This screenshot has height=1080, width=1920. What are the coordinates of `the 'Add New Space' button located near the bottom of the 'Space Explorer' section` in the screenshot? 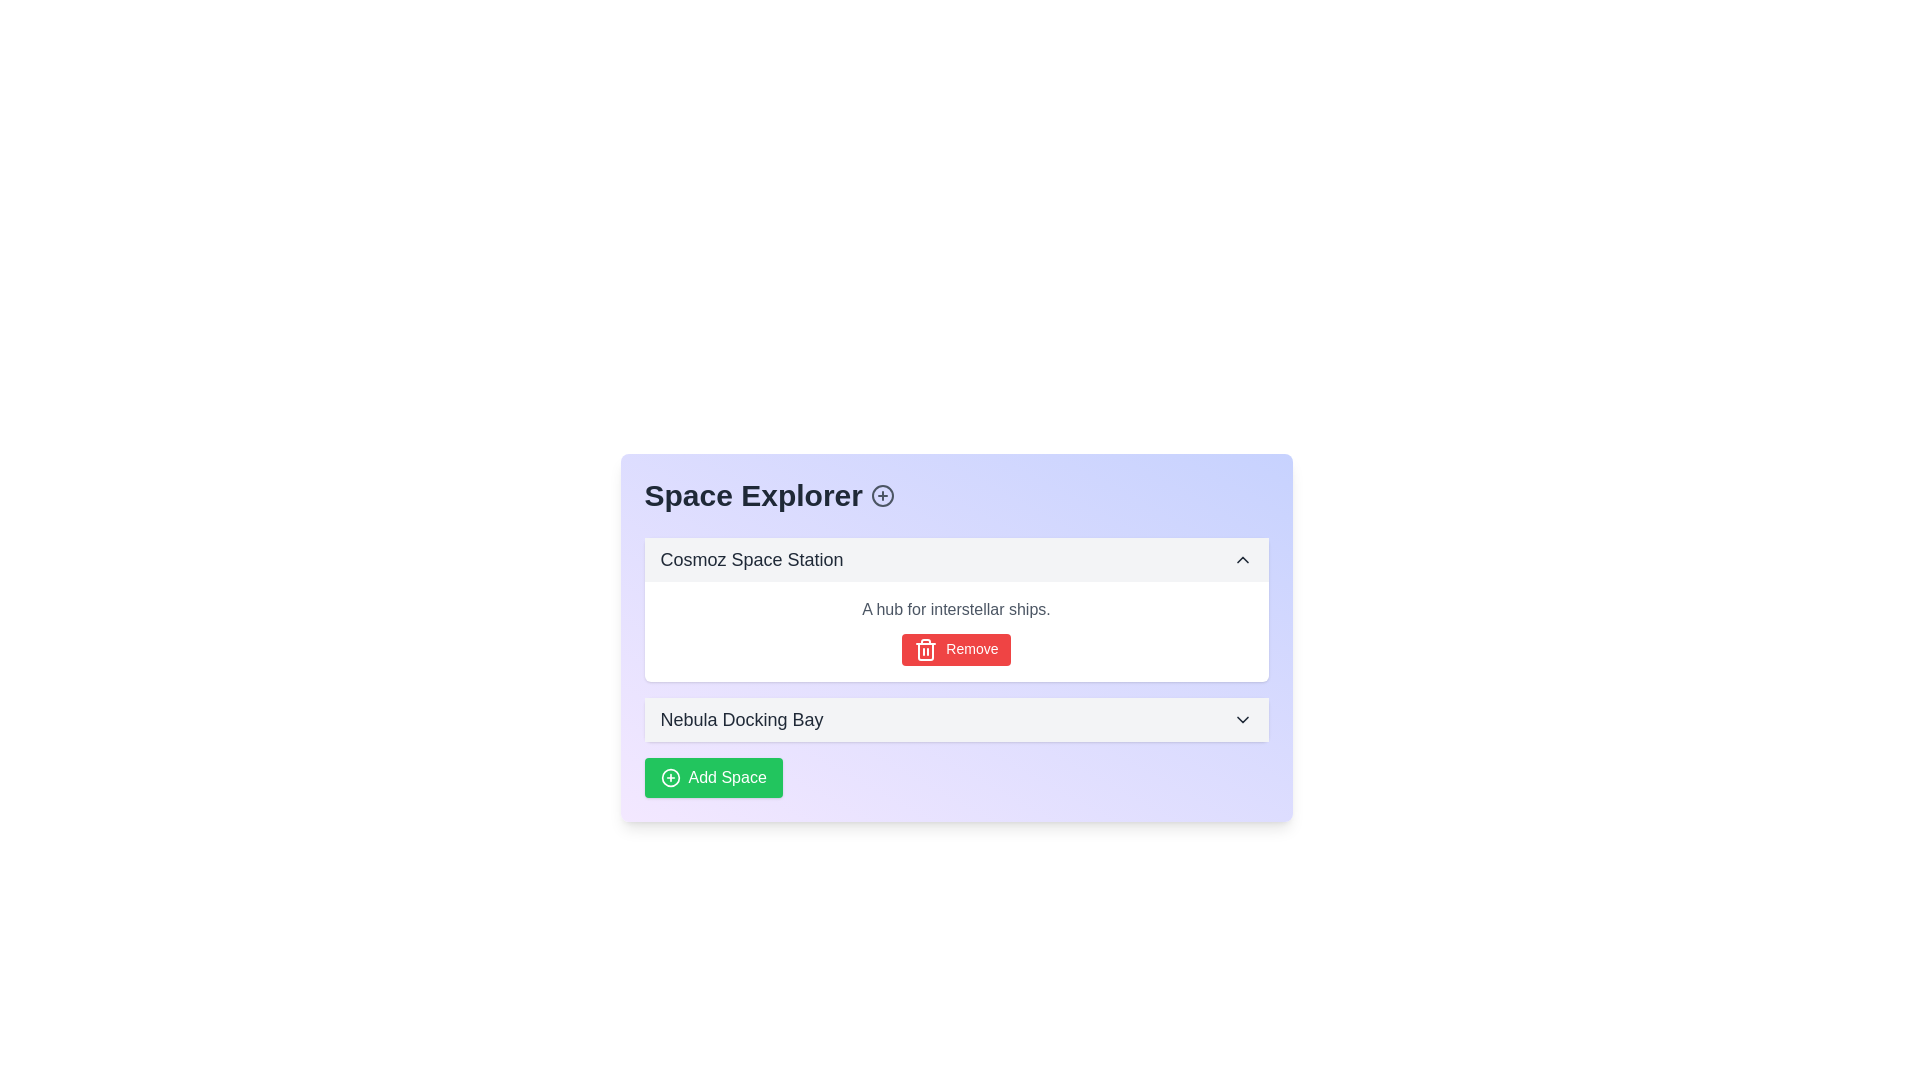 It's located at (713, 777).